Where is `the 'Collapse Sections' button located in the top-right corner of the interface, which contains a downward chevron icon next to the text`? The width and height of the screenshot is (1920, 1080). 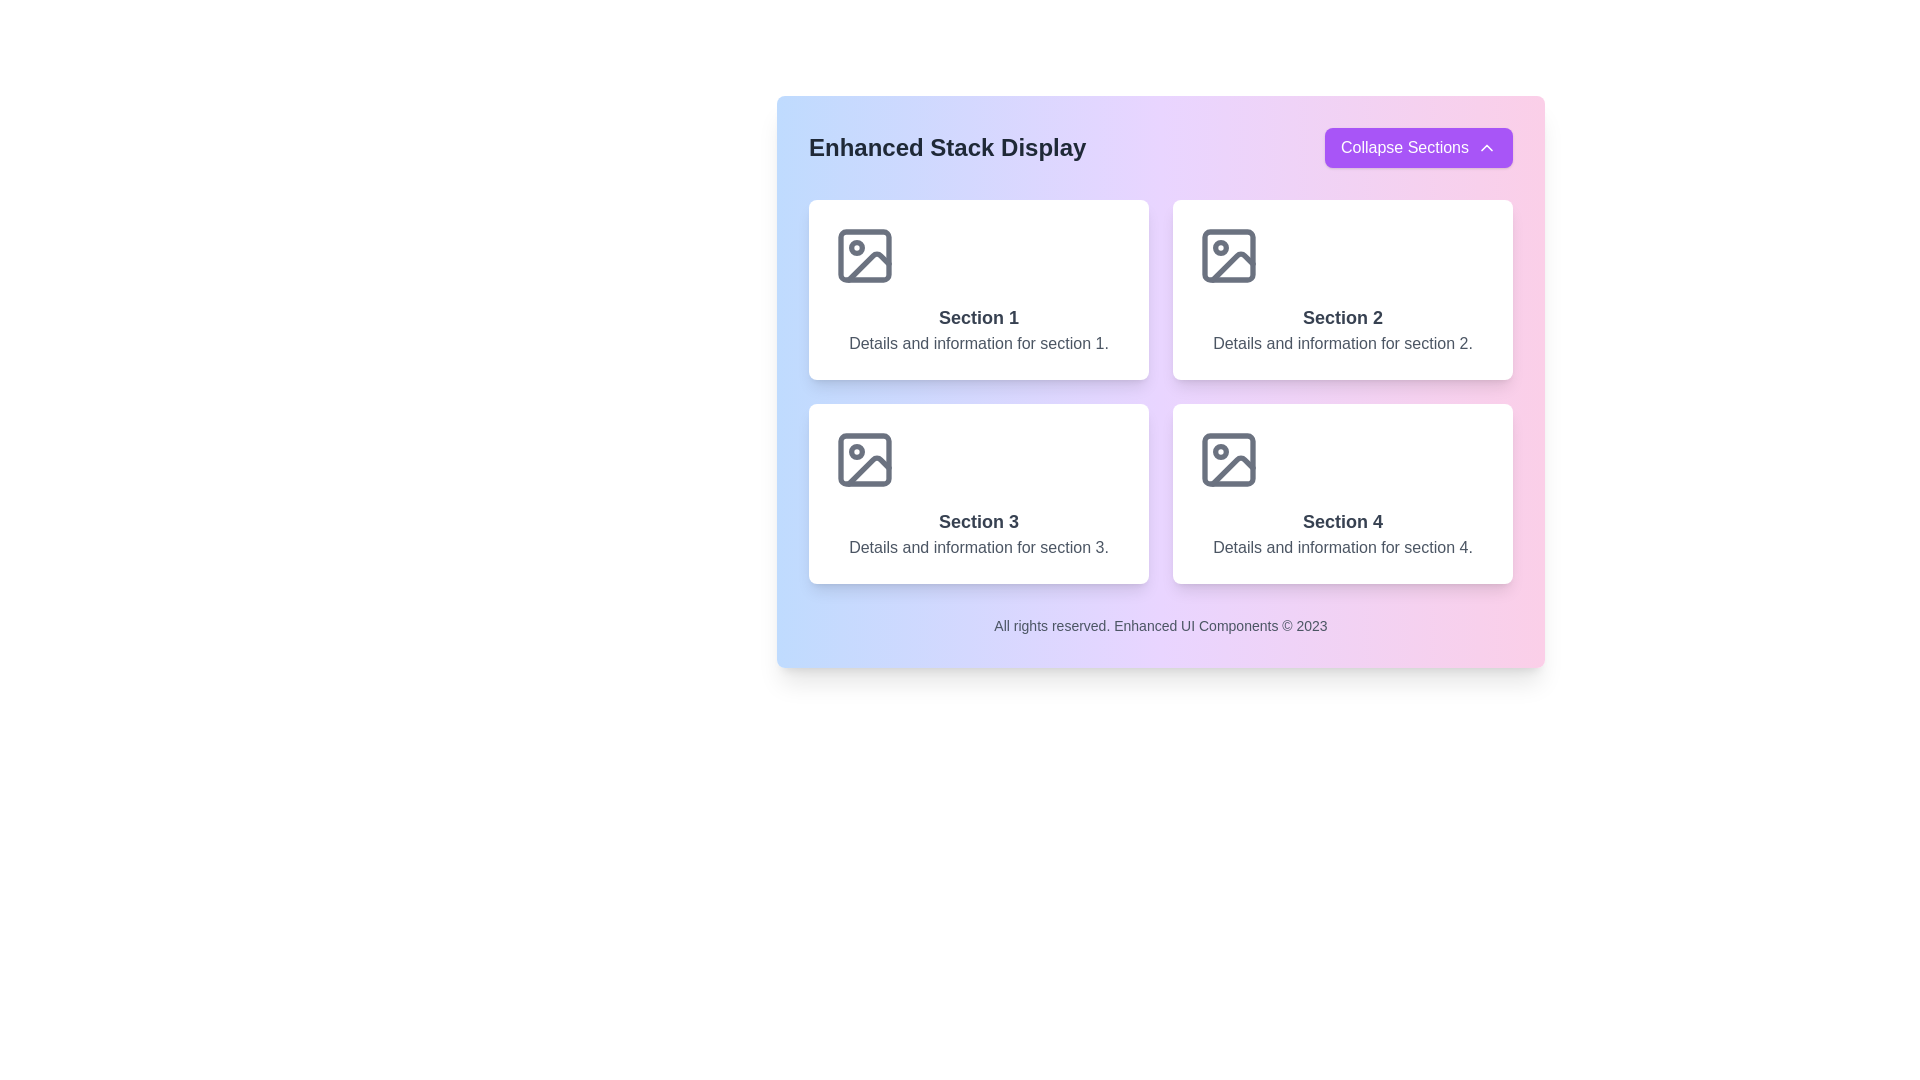
the 'Collapse Sections' button located in the top-right corner of the interface, which contains a downward chevron icon next to the text is located at coordinates (1404, 146).